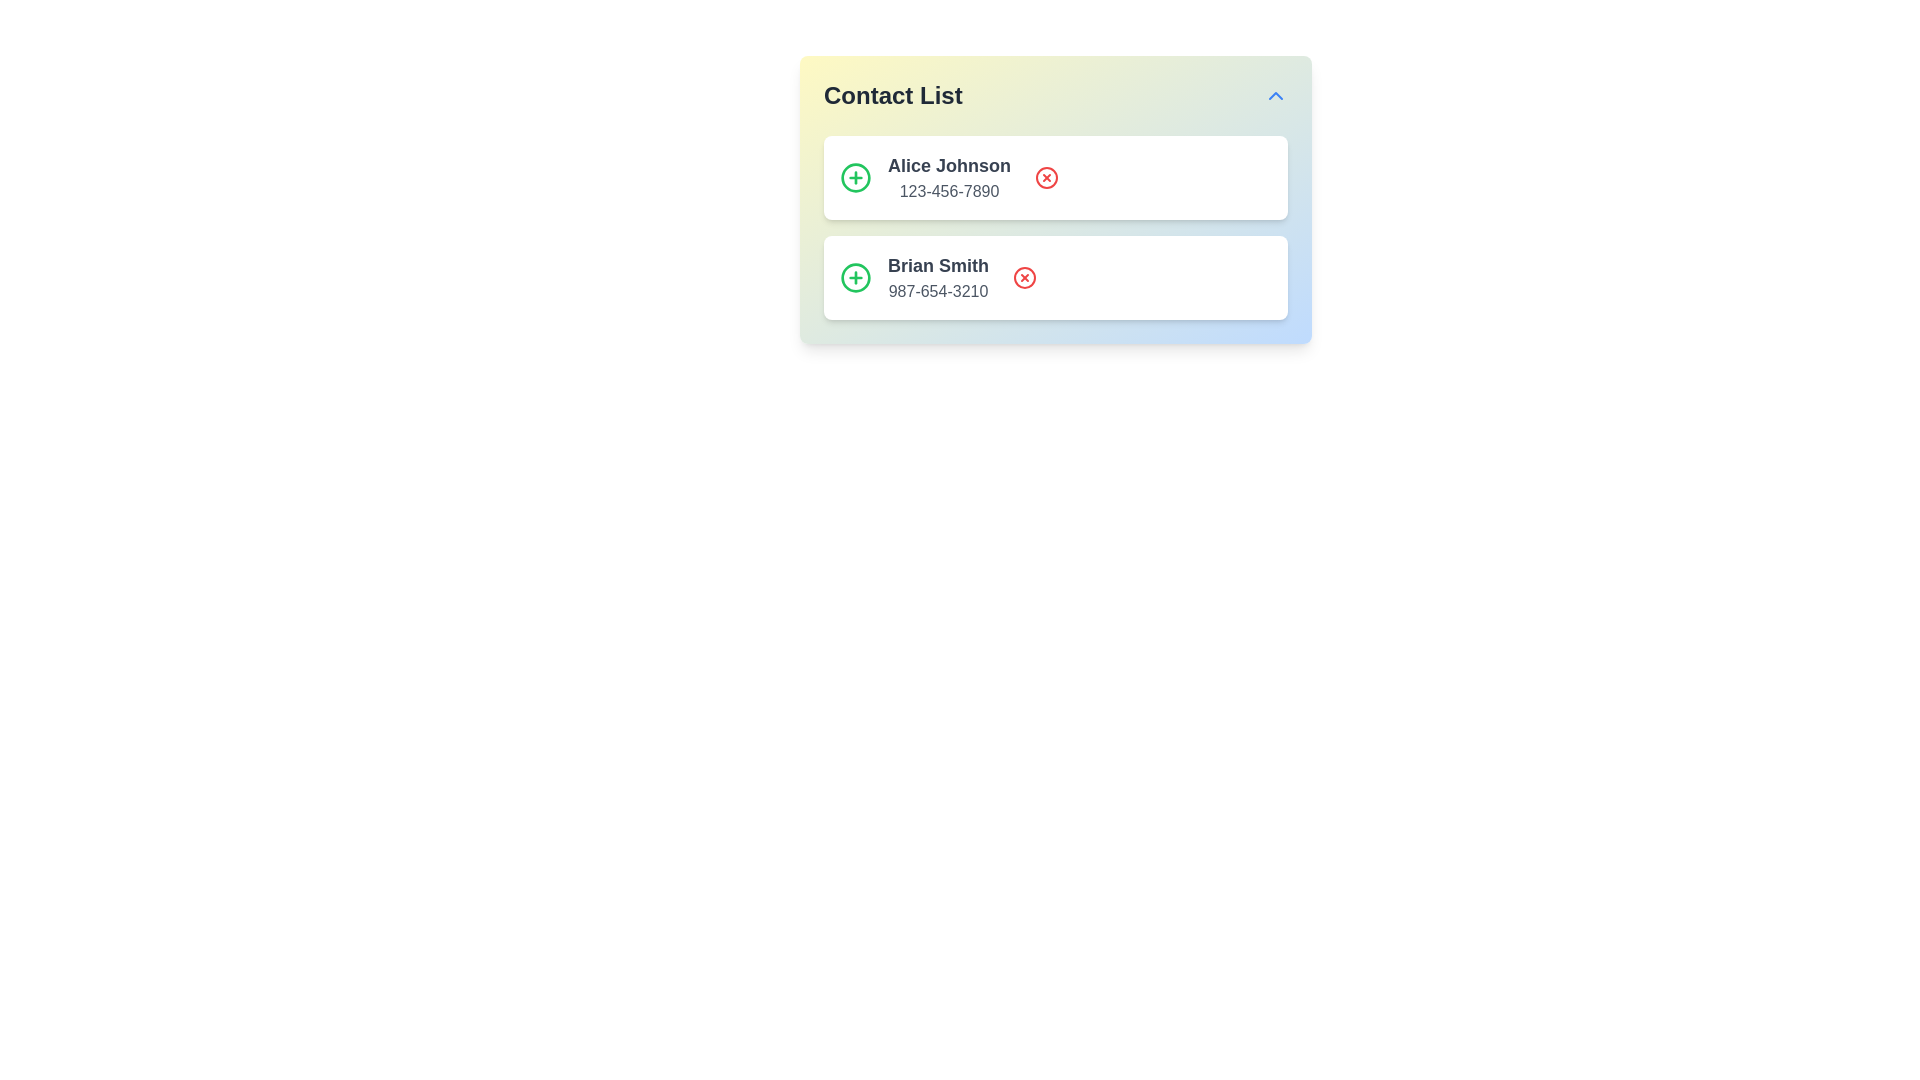  Describe the element at coordinates (948, 164) in the screenshot. I see `the text label displaying the contact's name in the top contact card of the contact list, located above the phone number '123-456-7890'` at that location.